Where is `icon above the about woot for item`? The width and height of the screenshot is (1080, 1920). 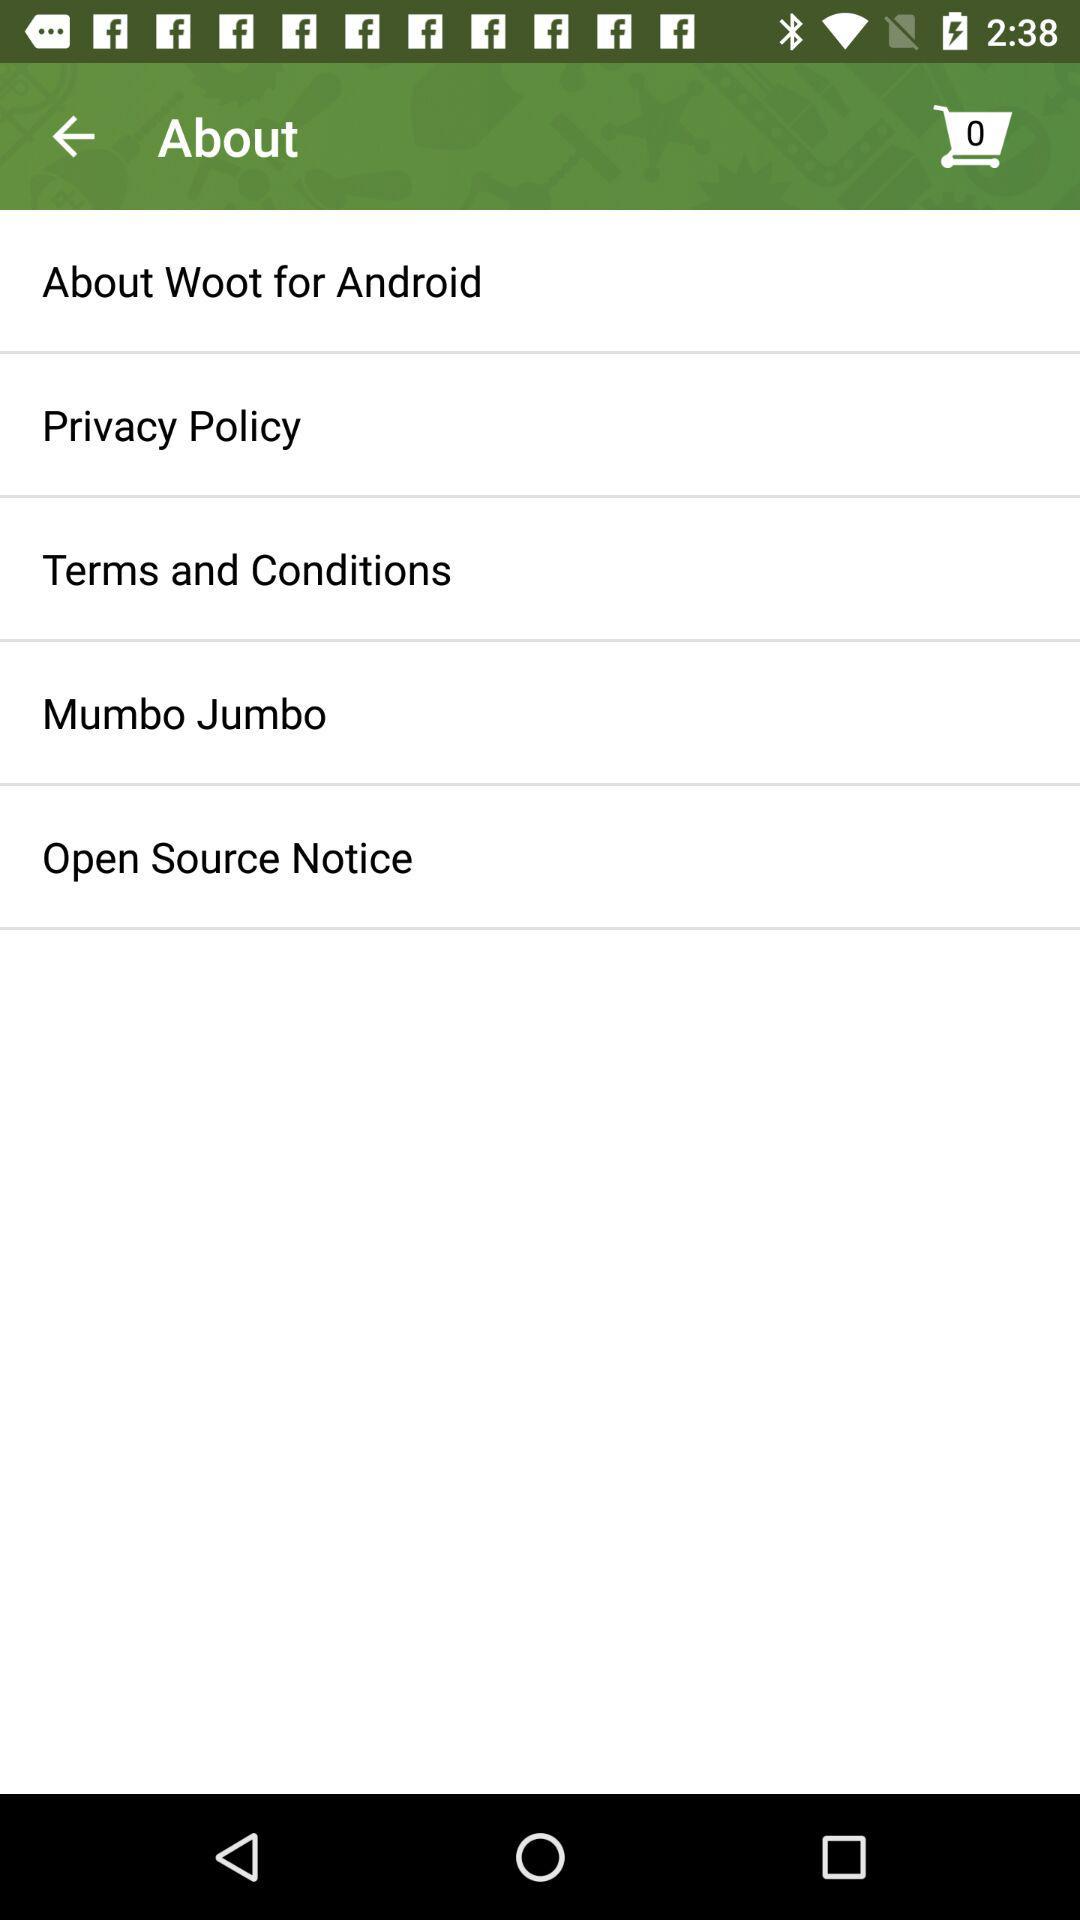
icon above the about woot for item is located at coordinates (72, 135).